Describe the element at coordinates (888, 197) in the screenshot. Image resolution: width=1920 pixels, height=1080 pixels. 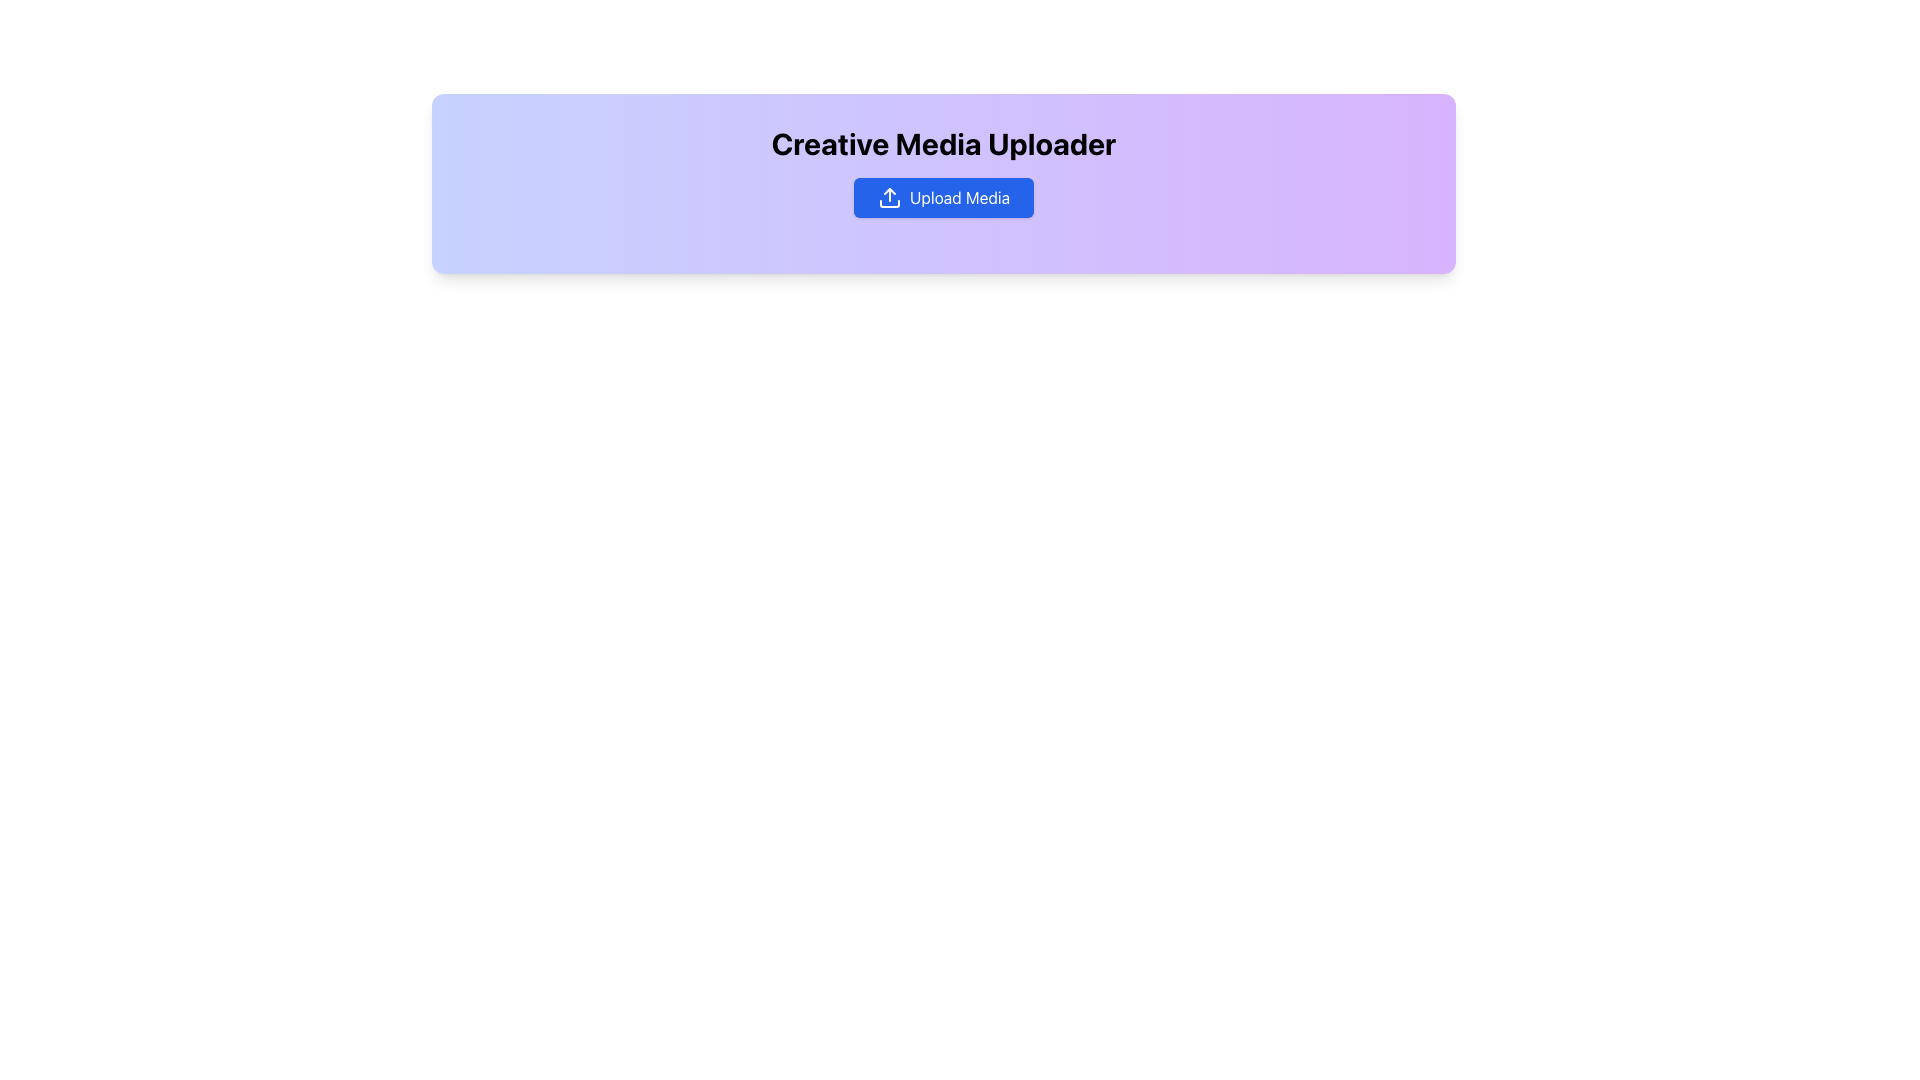
I see `the 'upload' icon located inside the 'Upload Media' button, which is positioned to the left of the button's text` at that location.